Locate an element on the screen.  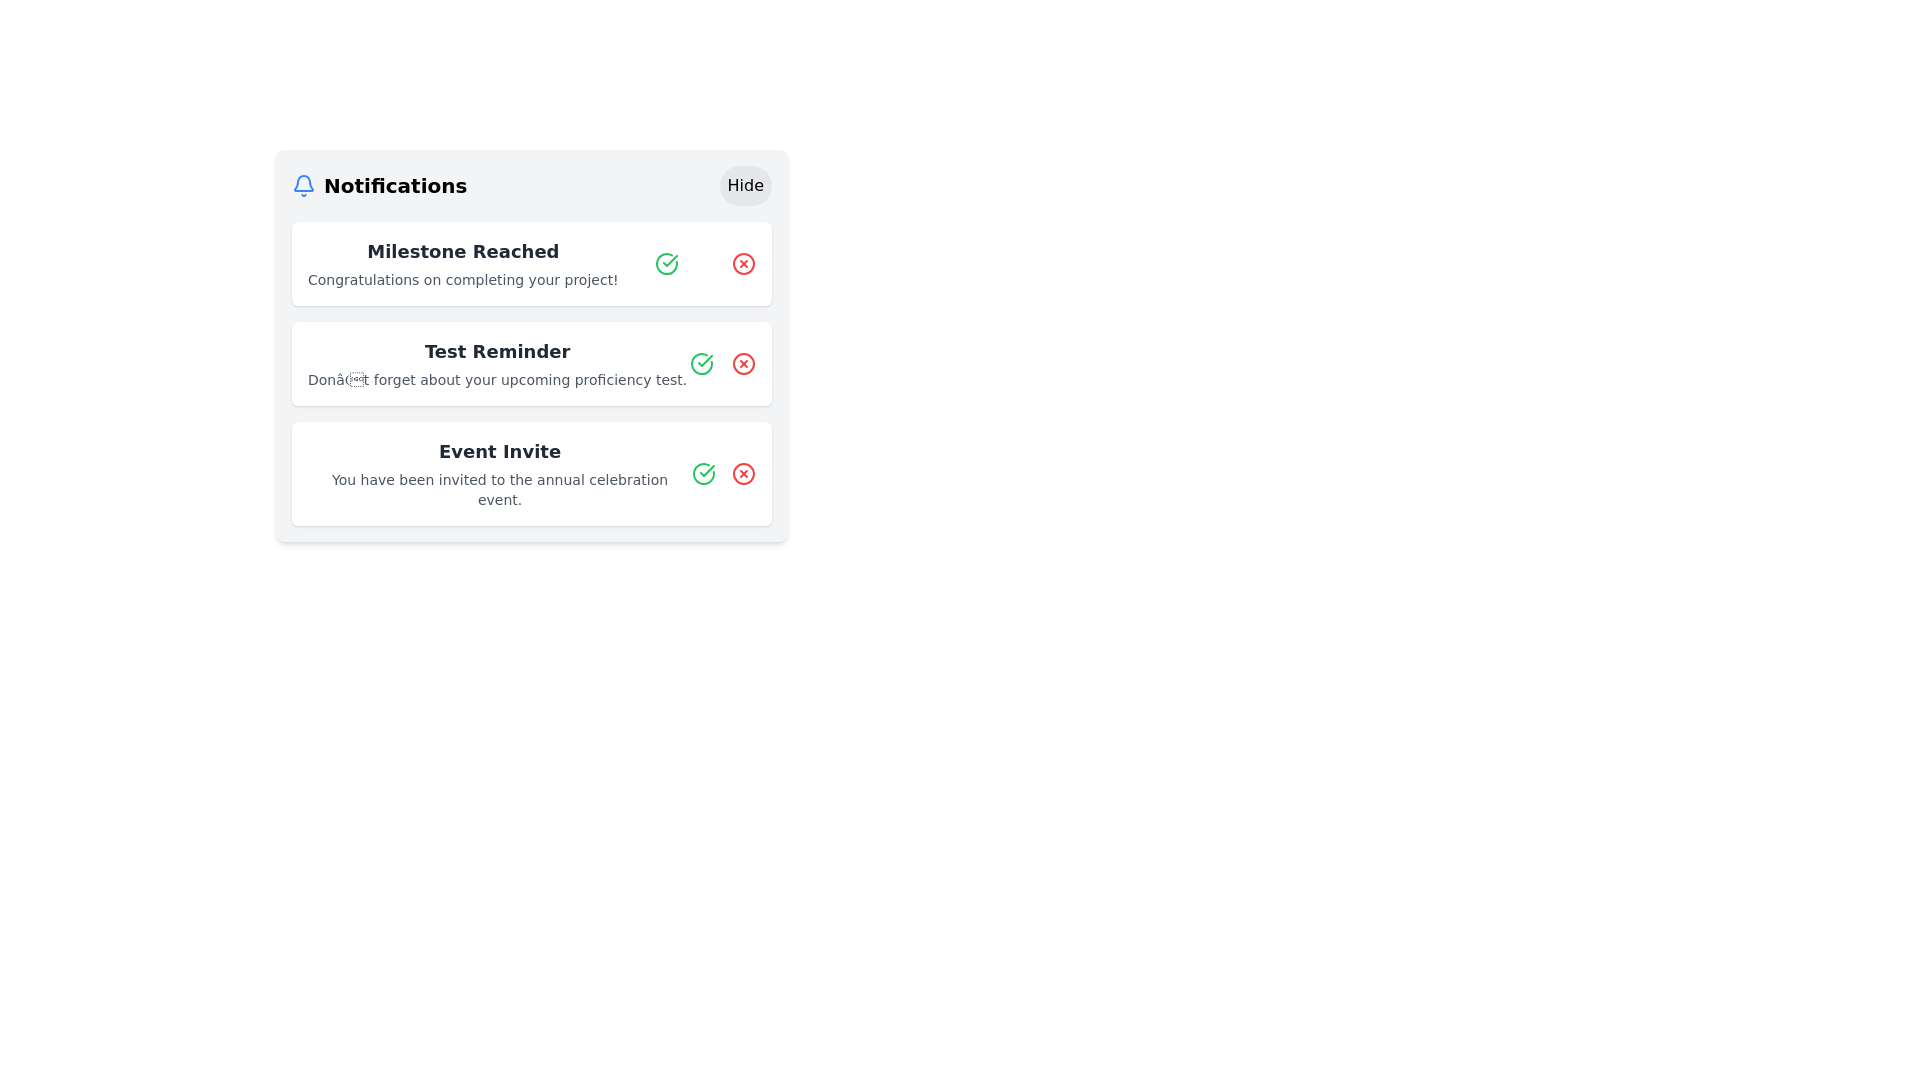
the Text Label that serves as a title for the notification, displaying 'Test Reminder' is located at coordinates (497, 350).